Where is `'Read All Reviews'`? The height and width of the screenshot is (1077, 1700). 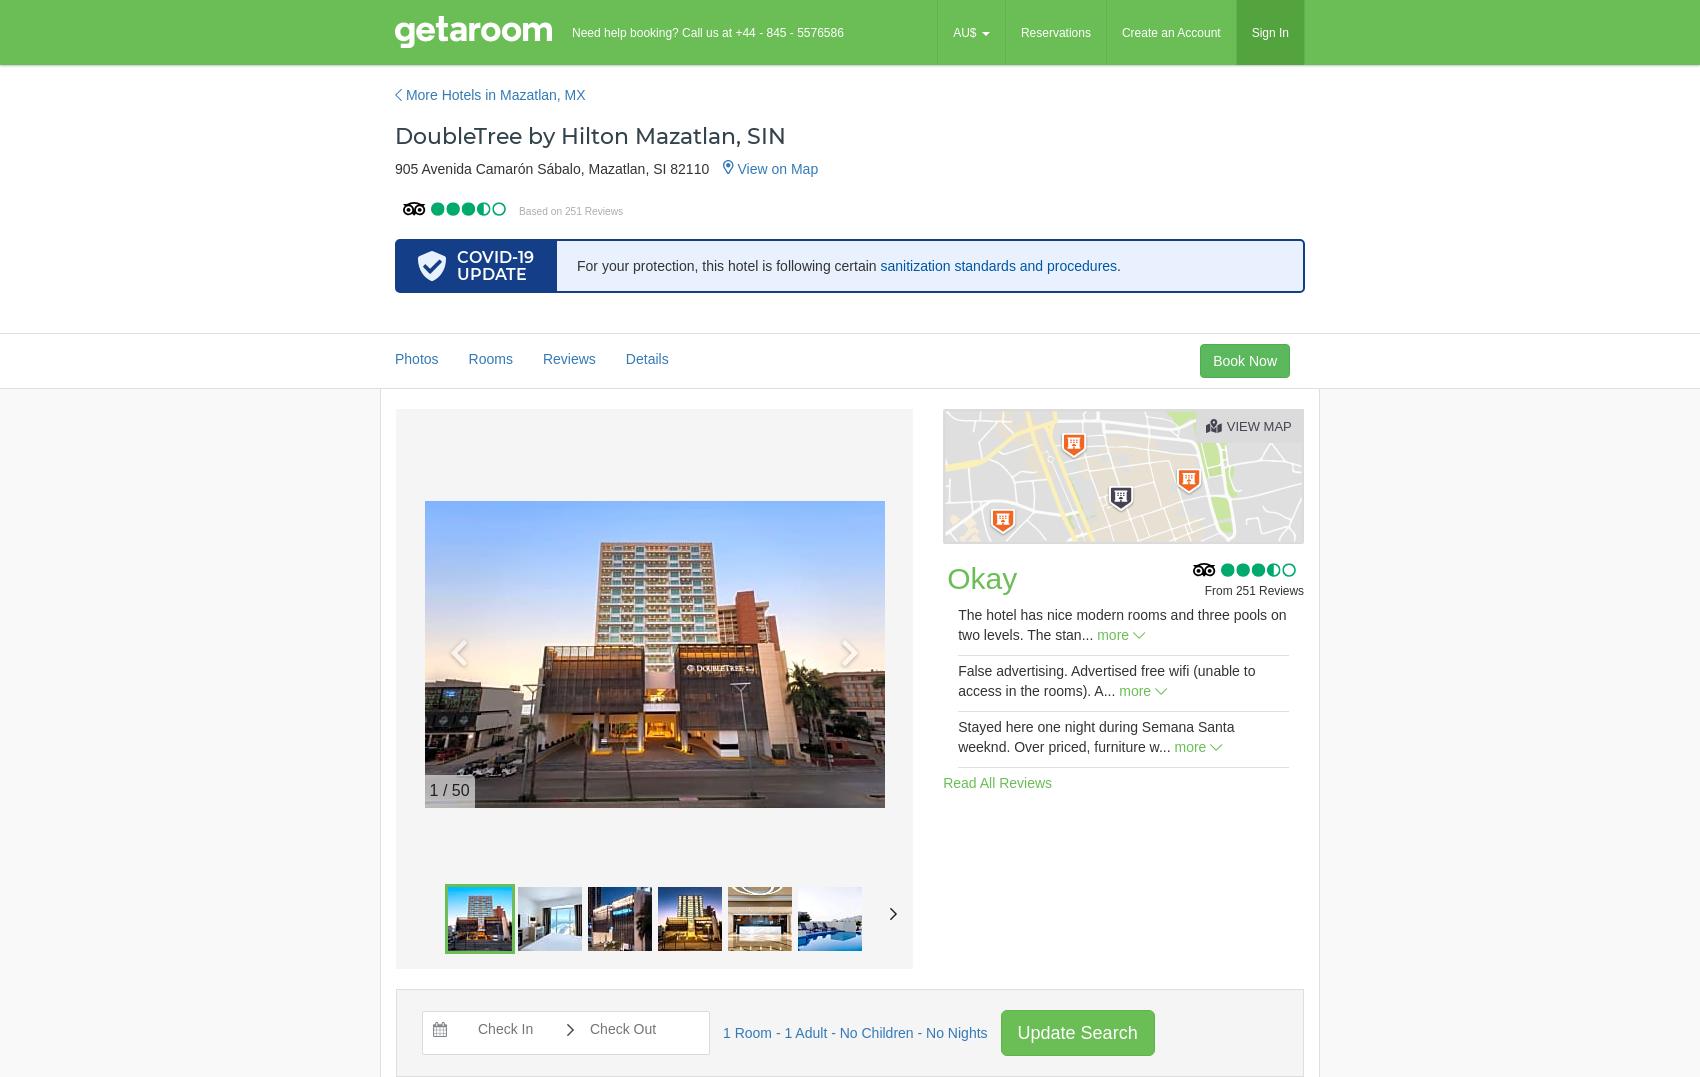 'Read All Reviews' is located at coordinates (996, 781).